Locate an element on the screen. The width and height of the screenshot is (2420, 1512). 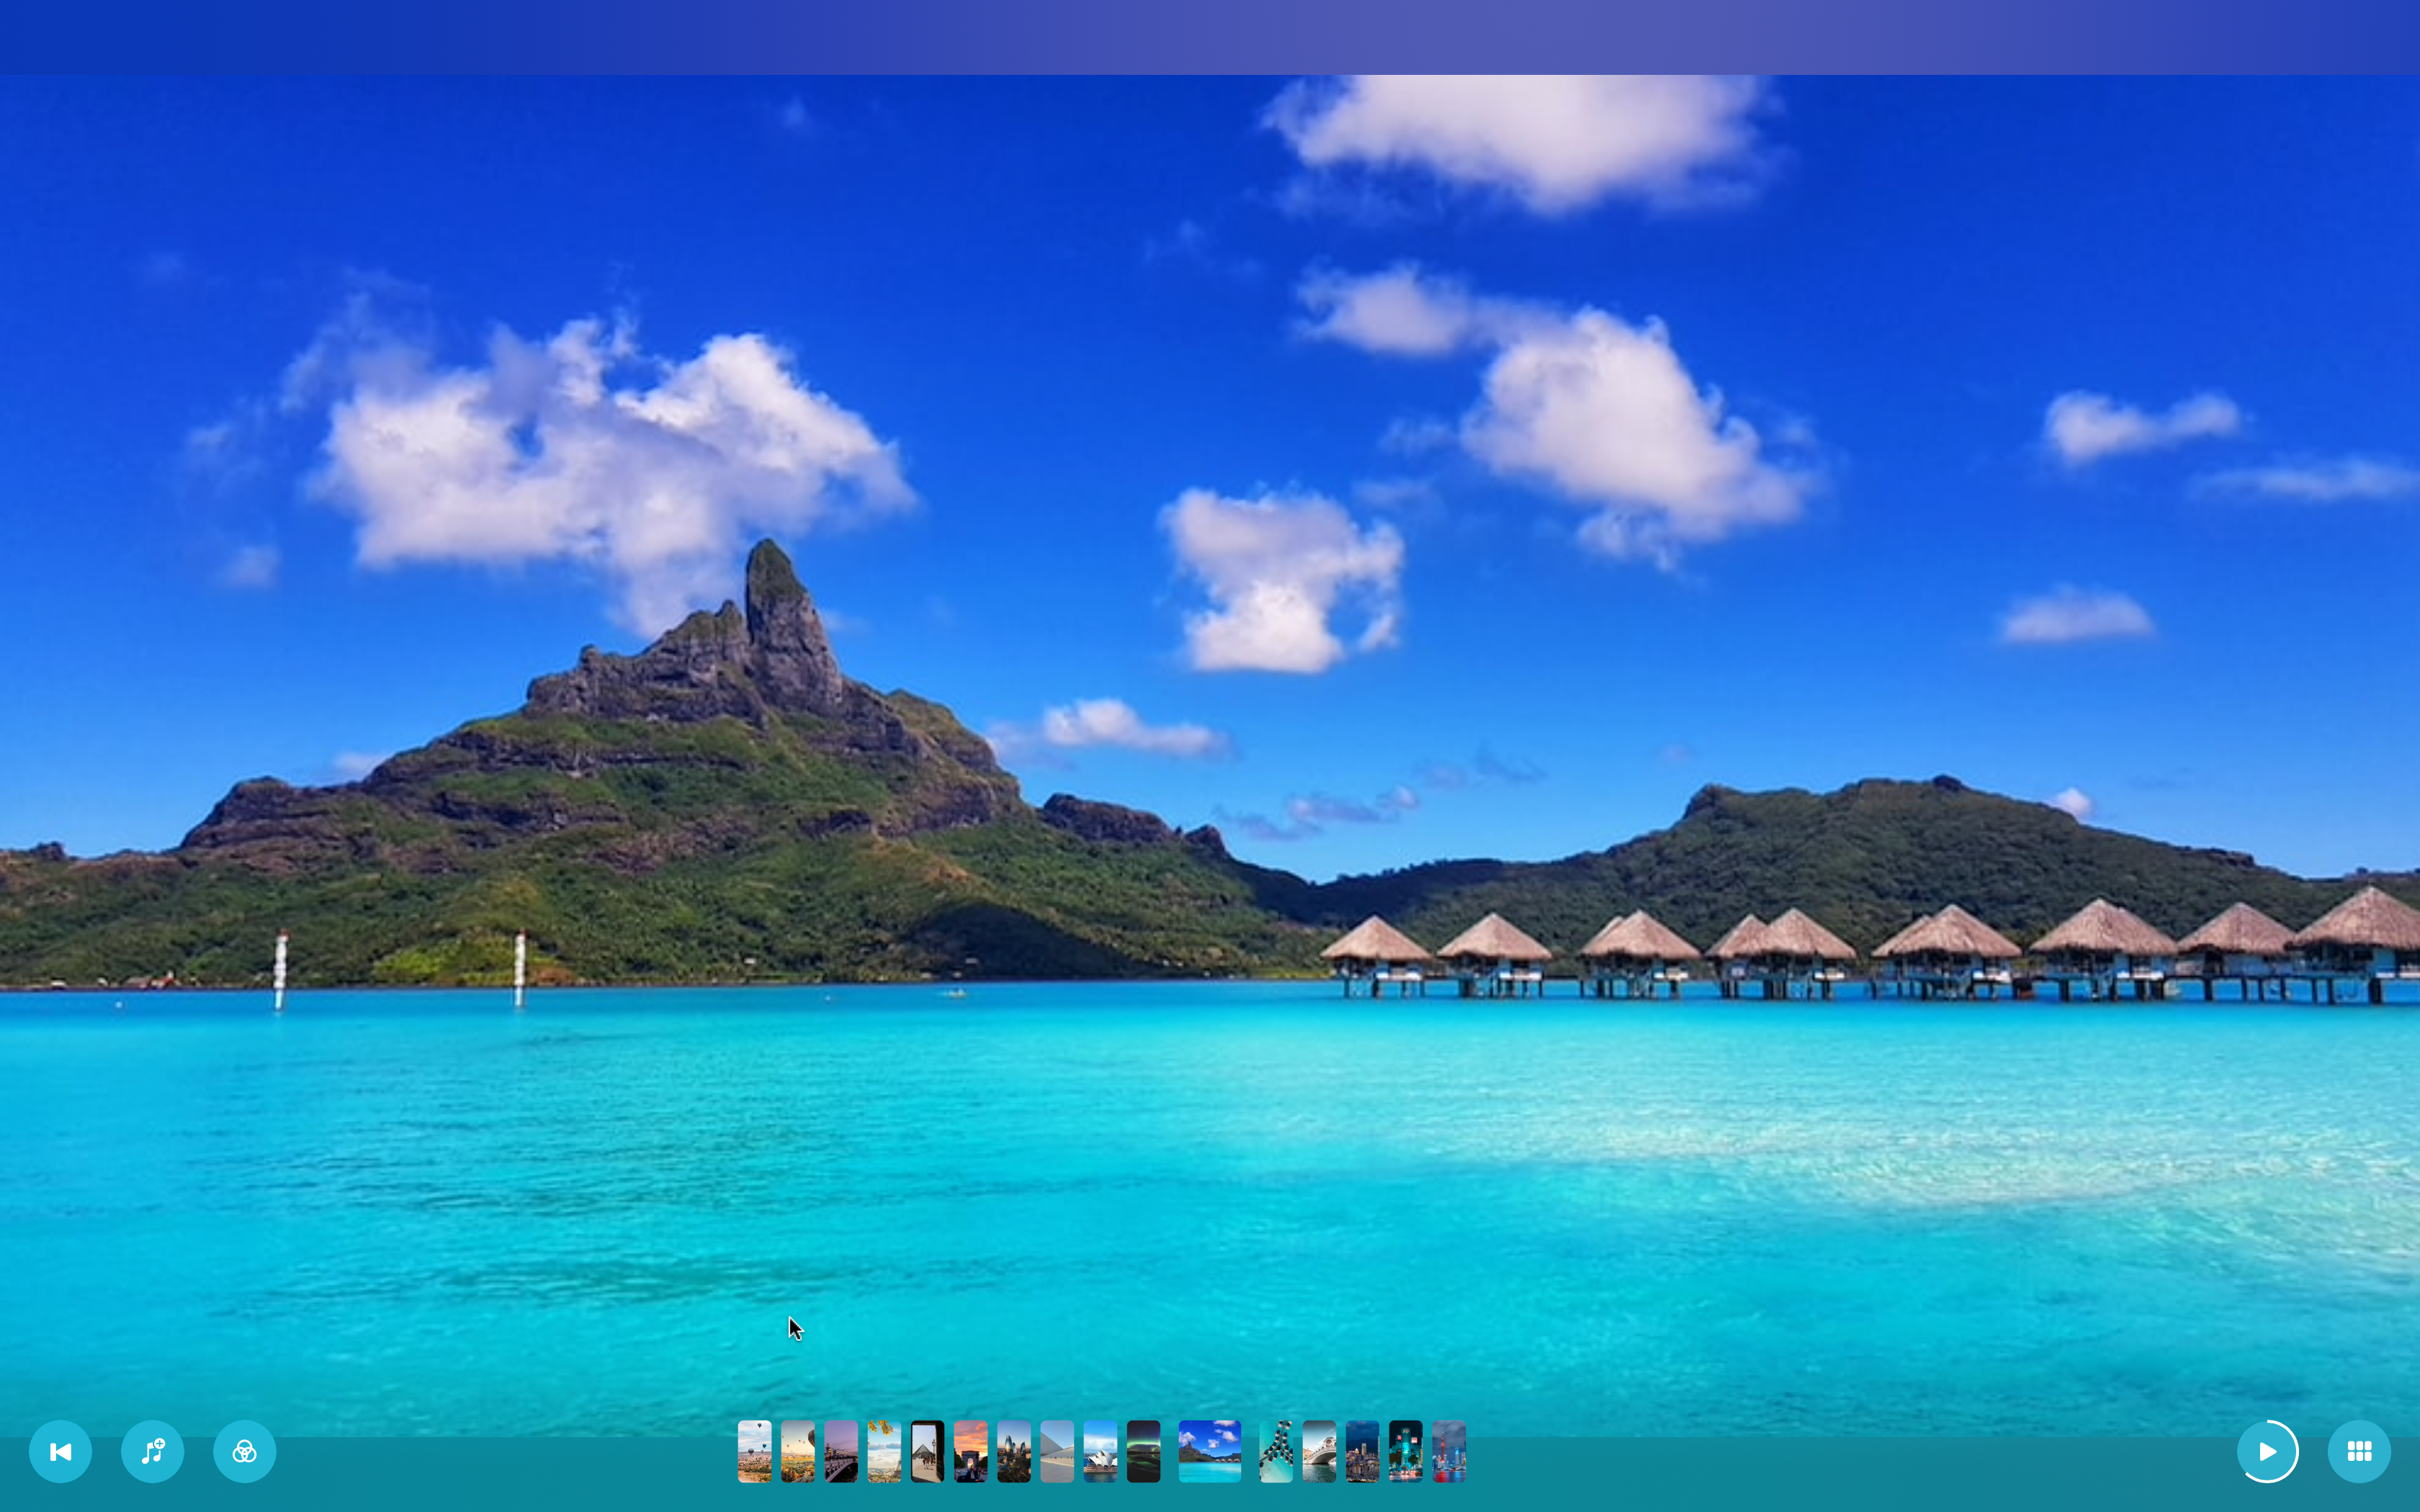
the second filter on the active slideshow is located at coordinates (245, 1450).